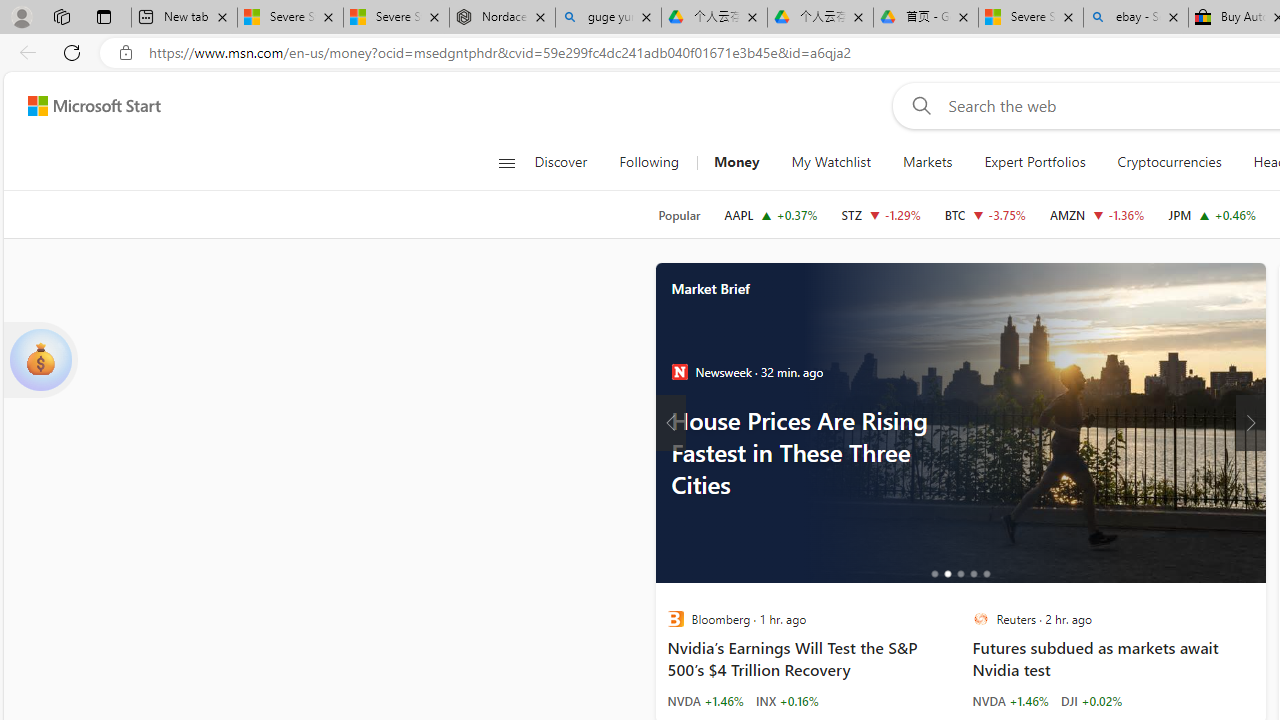 Image resolution: width=1280 pixels, height=720 pixels. What do you see at coordinates (81, 105) in the screenshot?
I see `'Skip to footer'` at bounding box center [81, 105].